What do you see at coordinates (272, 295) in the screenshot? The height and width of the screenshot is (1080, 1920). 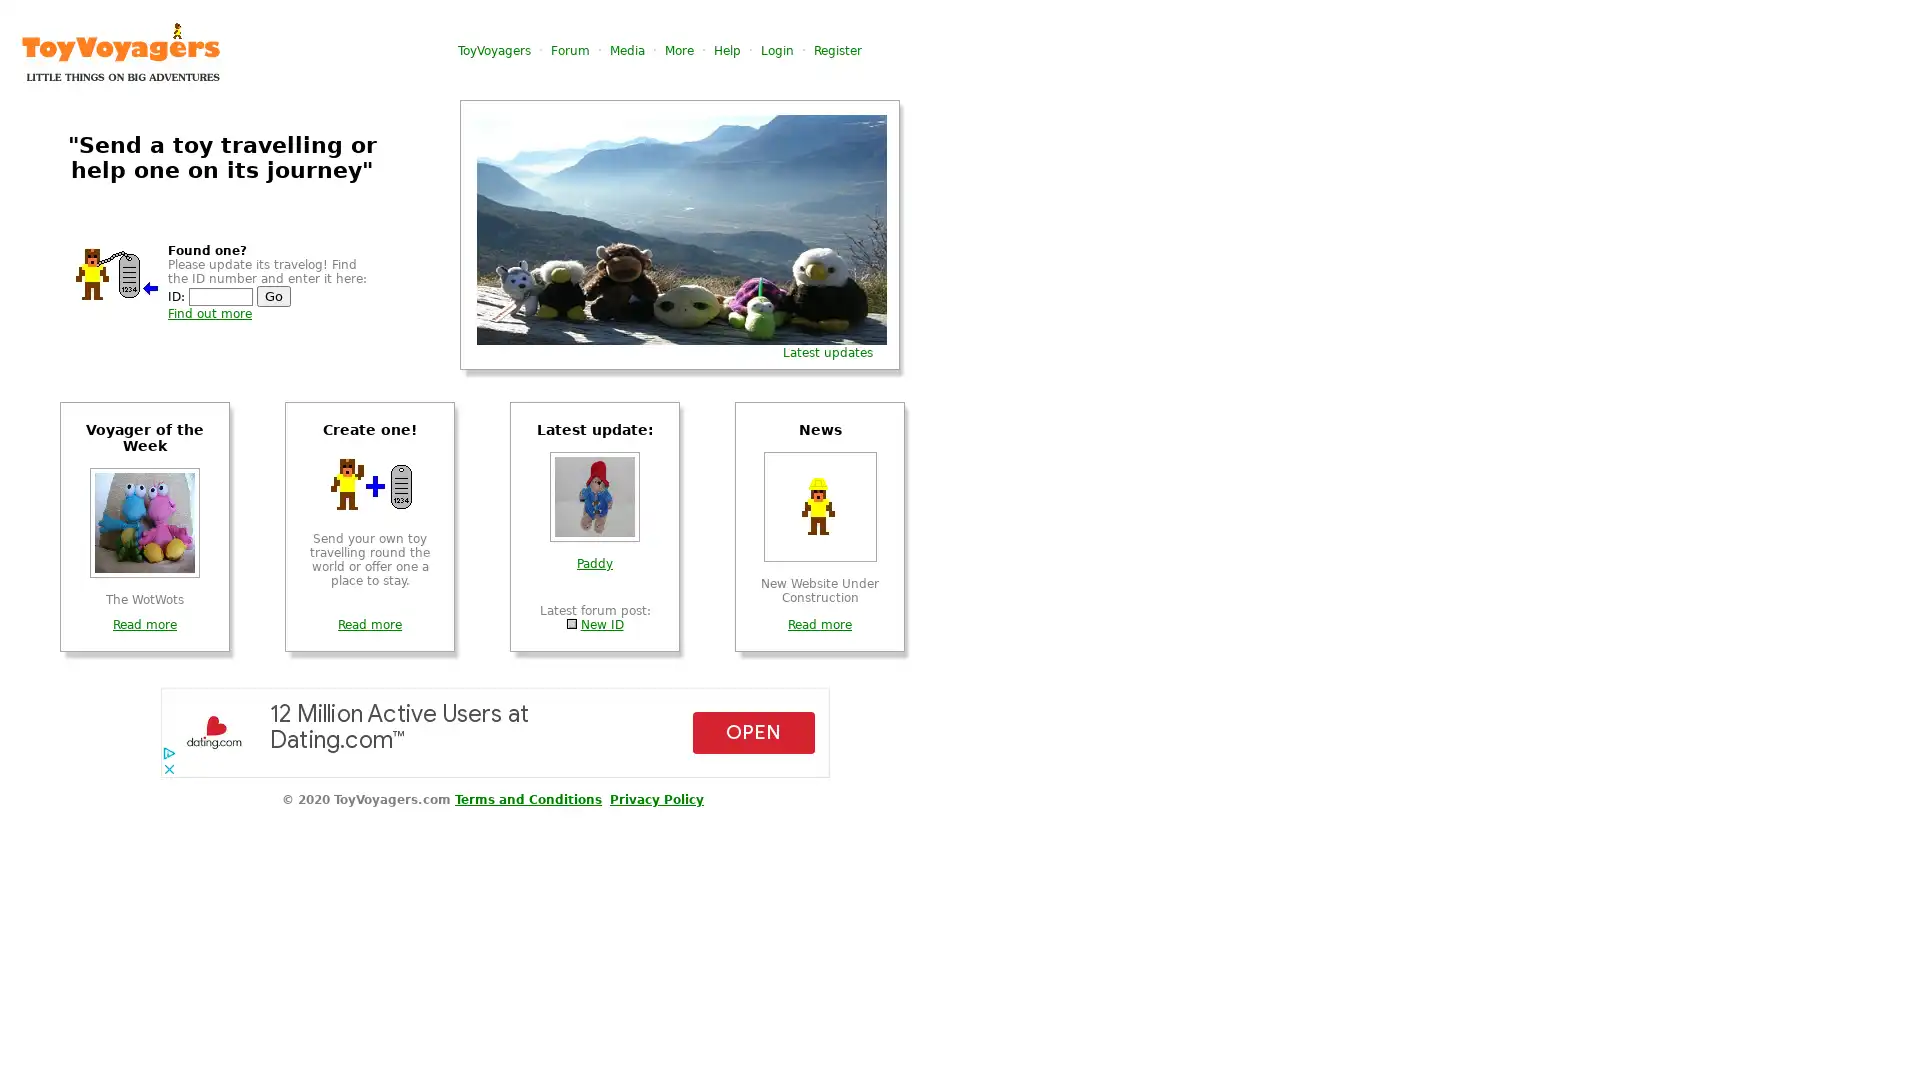 I see `Go` at bounding box center [272, 295].